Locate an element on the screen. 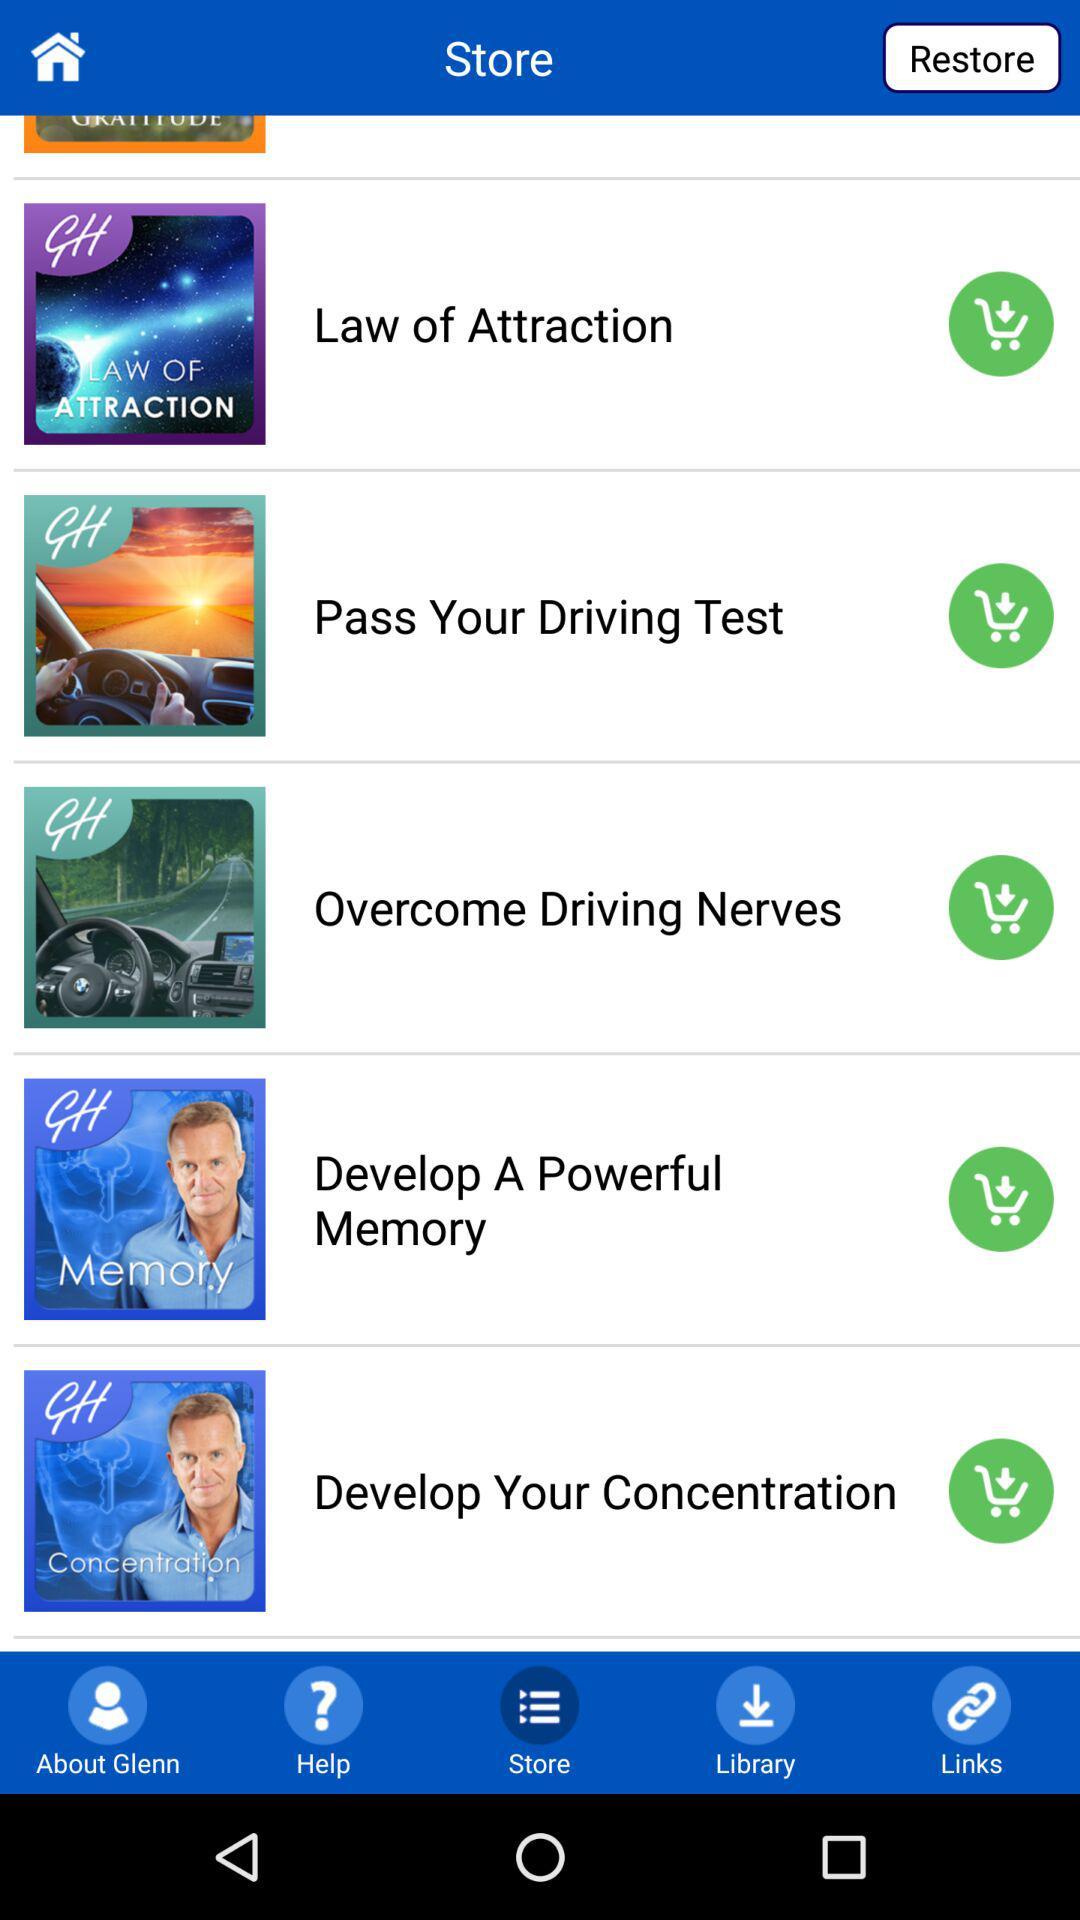 The image size is (1080, 1920). the law of attraction is located at coordinates (604, 323).